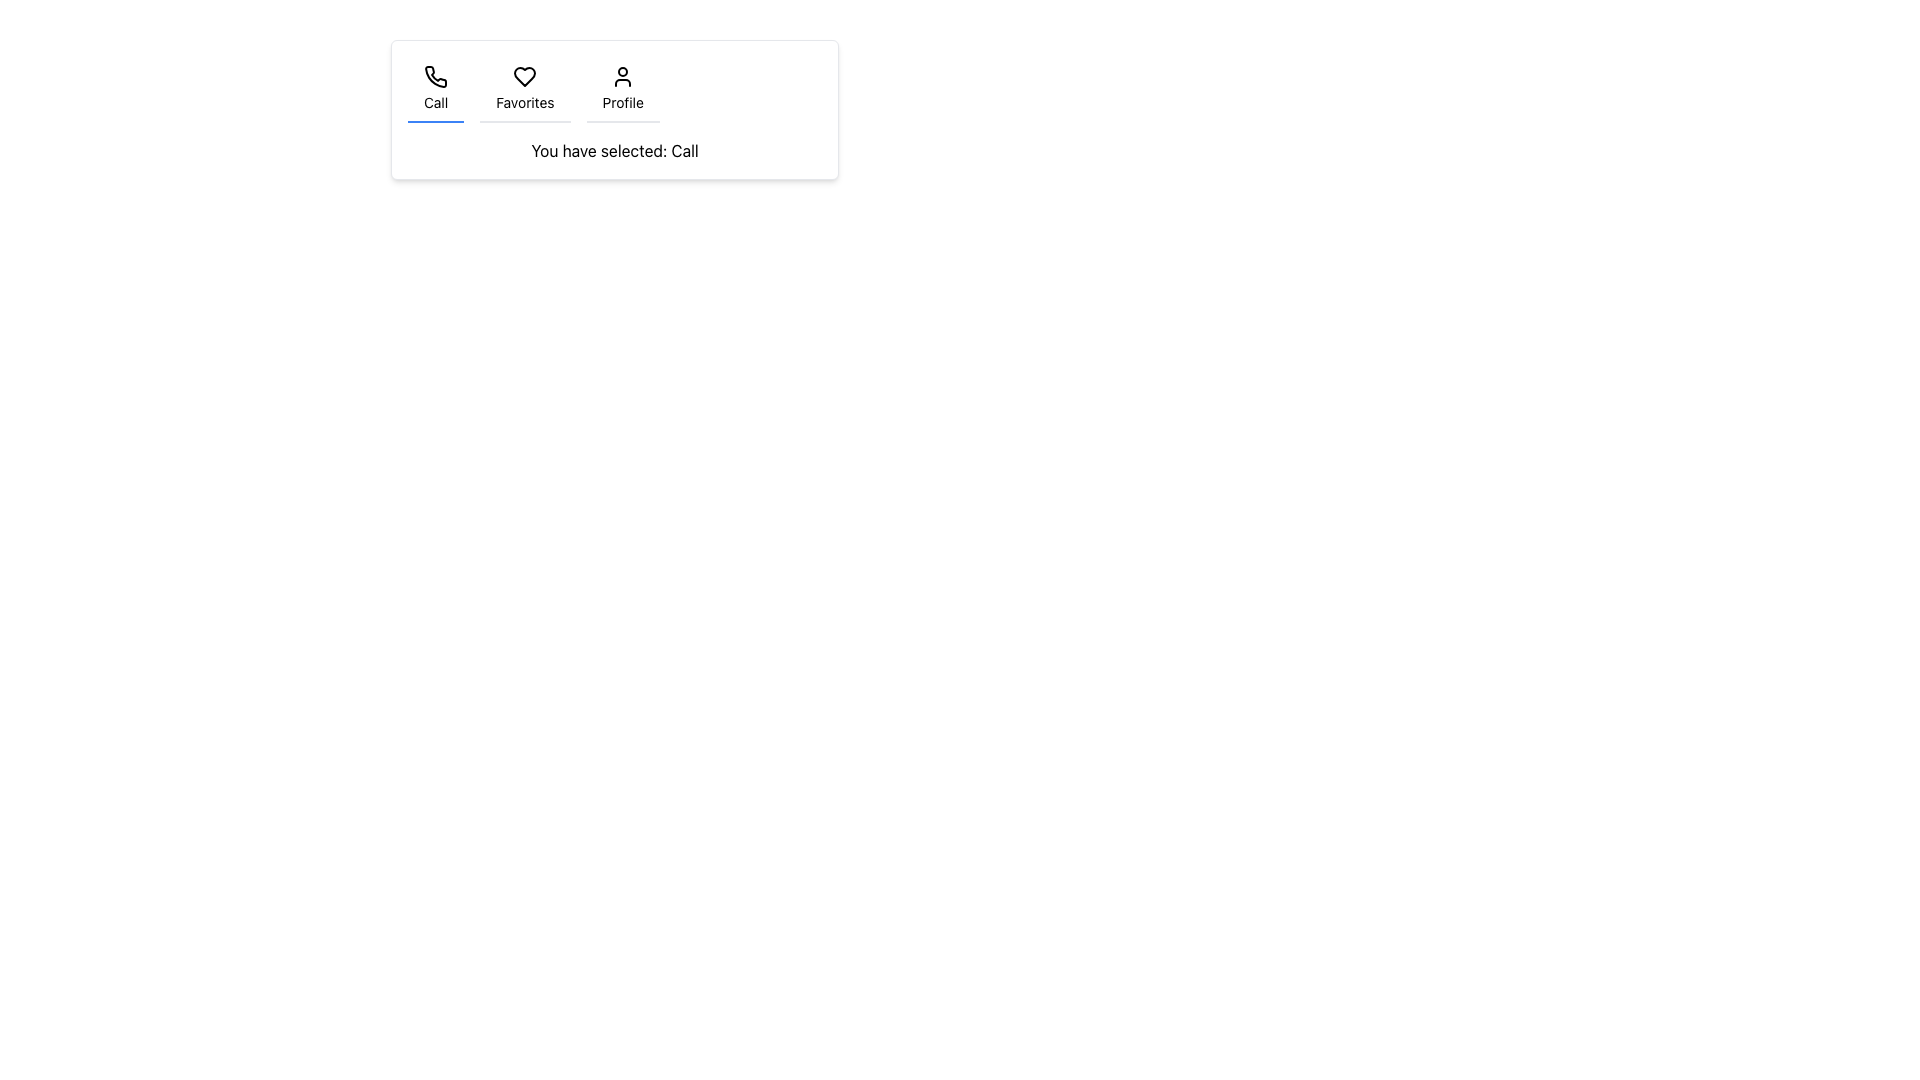 The width and height of the screenshot is (1920, 1080). I want to click on the heart icon in the navigation bar, which symbolizes the 'Favorites' section, so click(525, 76).